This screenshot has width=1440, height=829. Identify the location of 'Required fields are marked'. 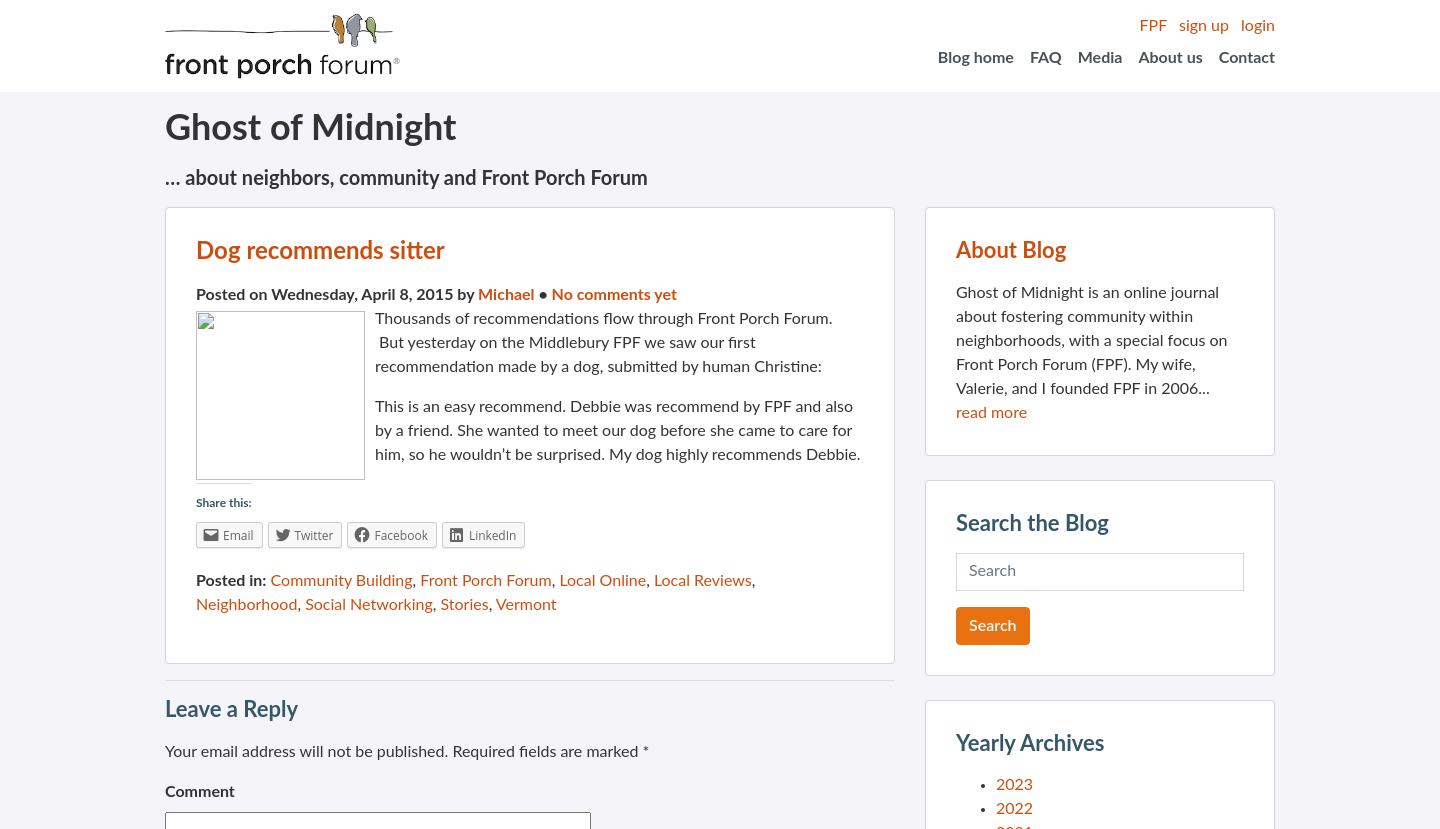
(545, 749).